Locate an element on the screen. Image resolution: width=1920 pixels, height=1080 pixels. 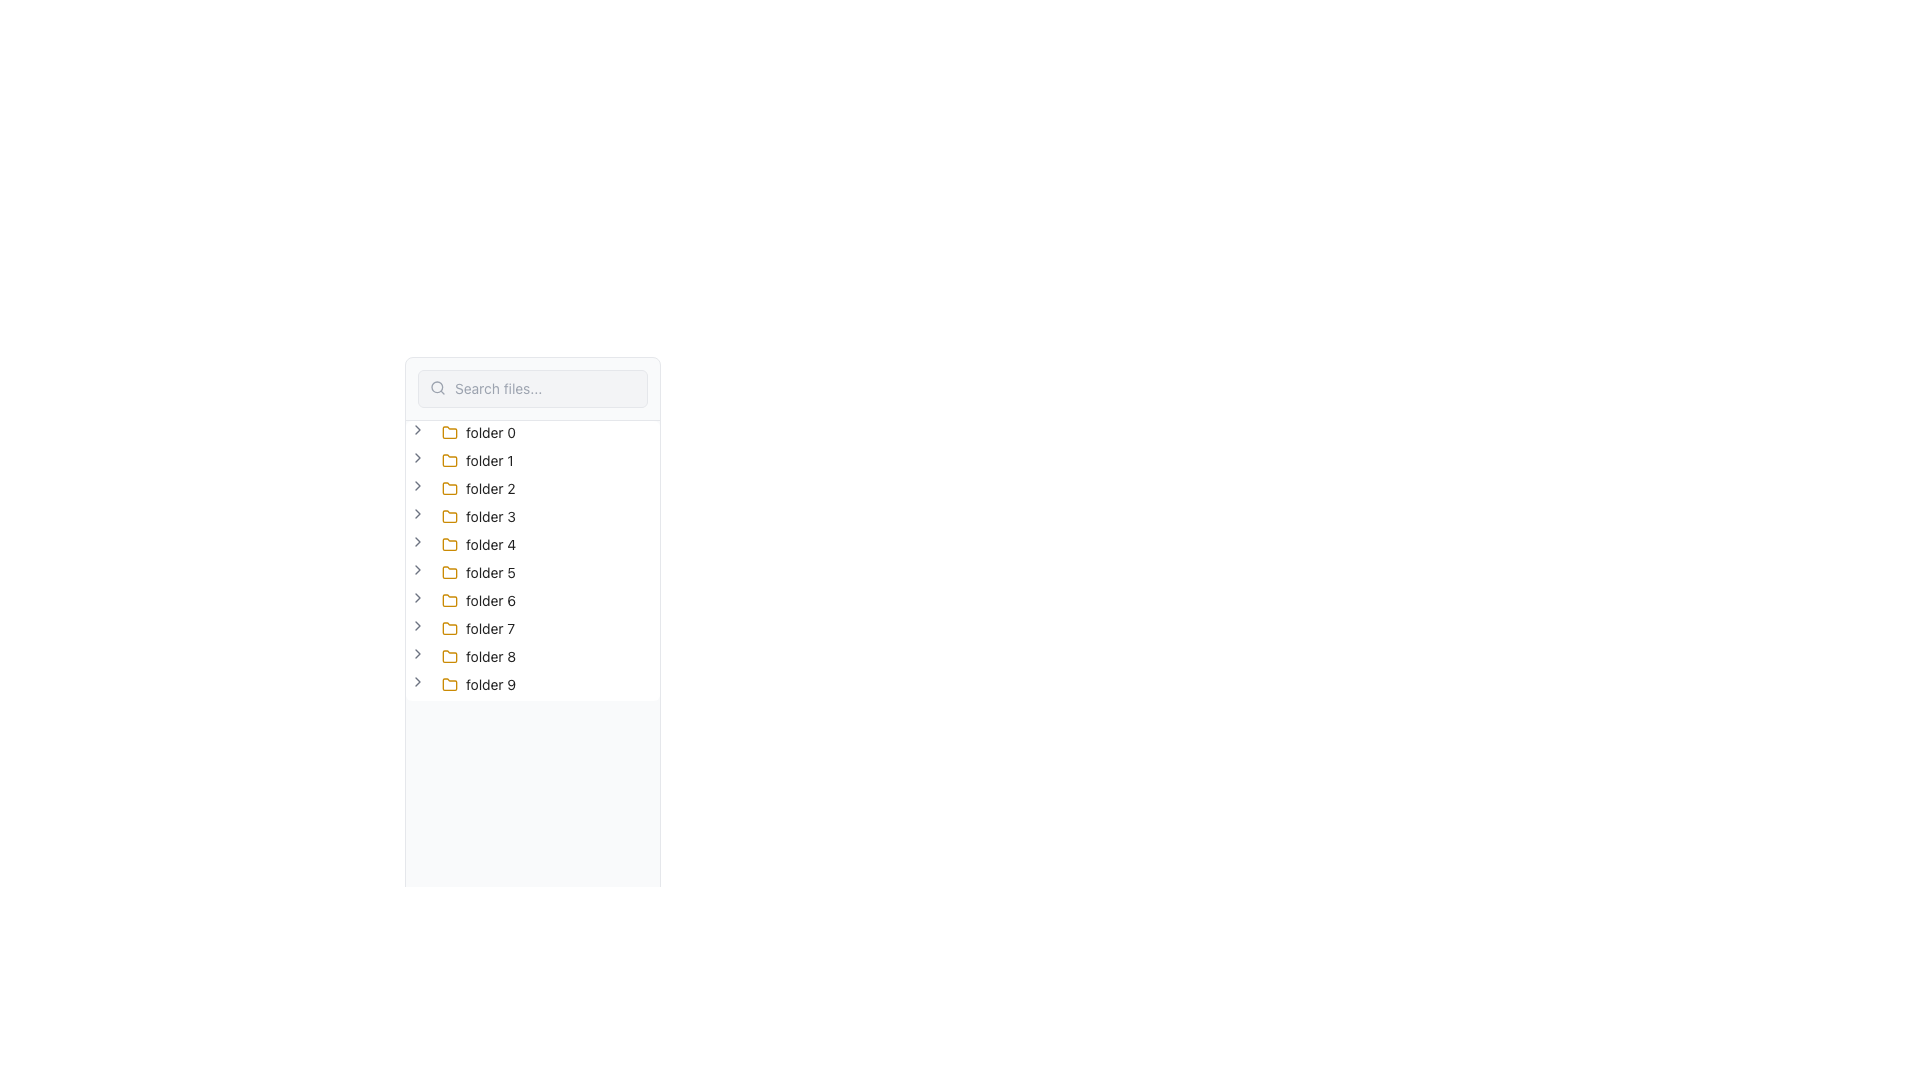
the graphical icon representing 'folder 2' is located at coordinates (449, 488).